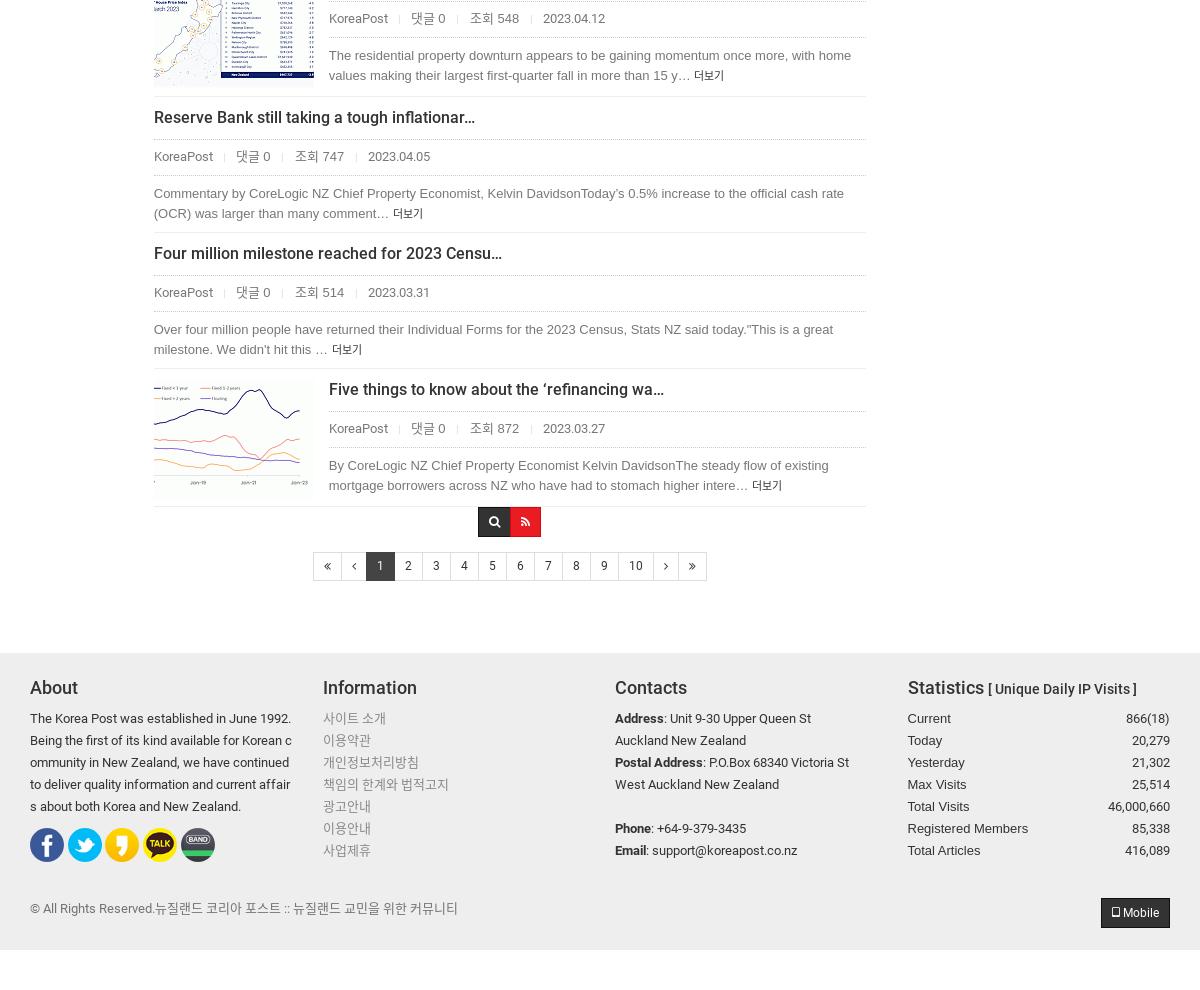 The width and height of the screenshot is (1200, 990). I want to click on 'Information', so click(369, 687).